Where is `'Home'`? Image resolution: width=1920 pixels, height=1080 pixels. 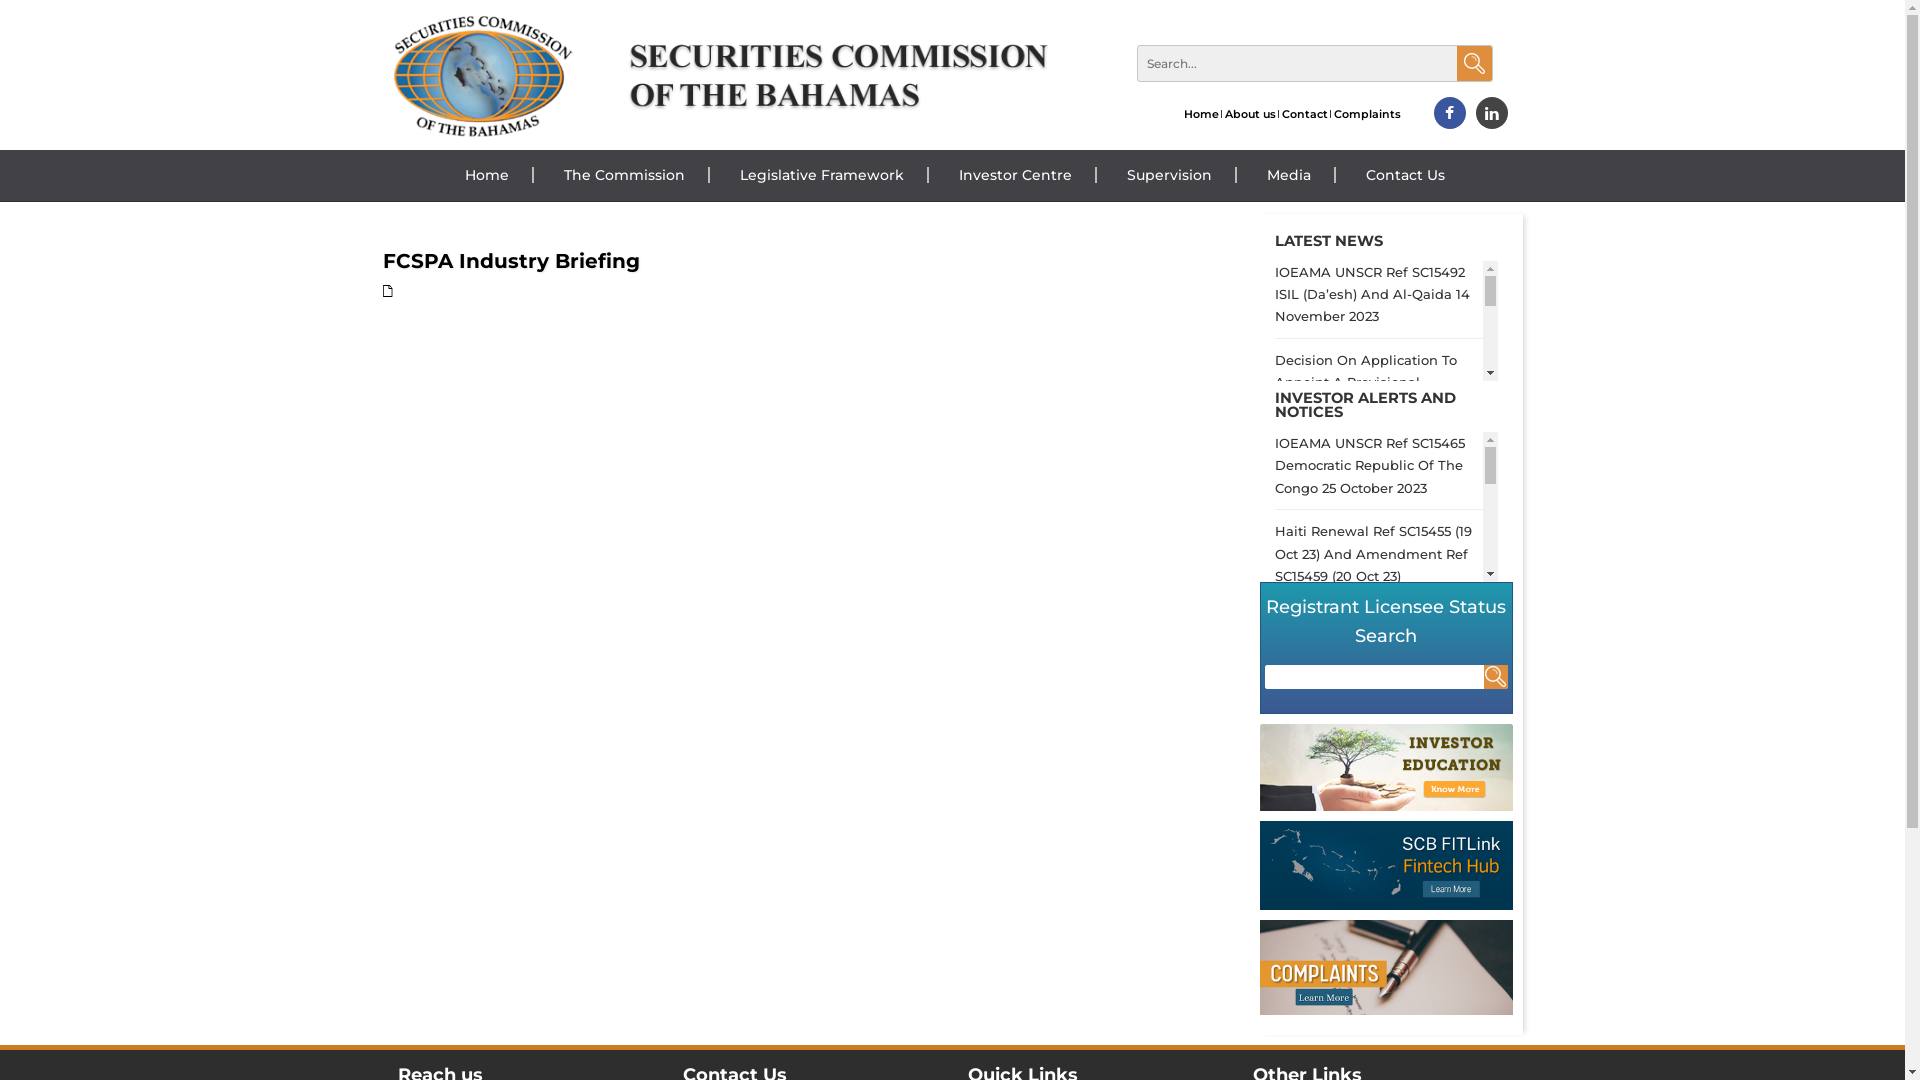 'Home' is located at coordinates (439, 174).